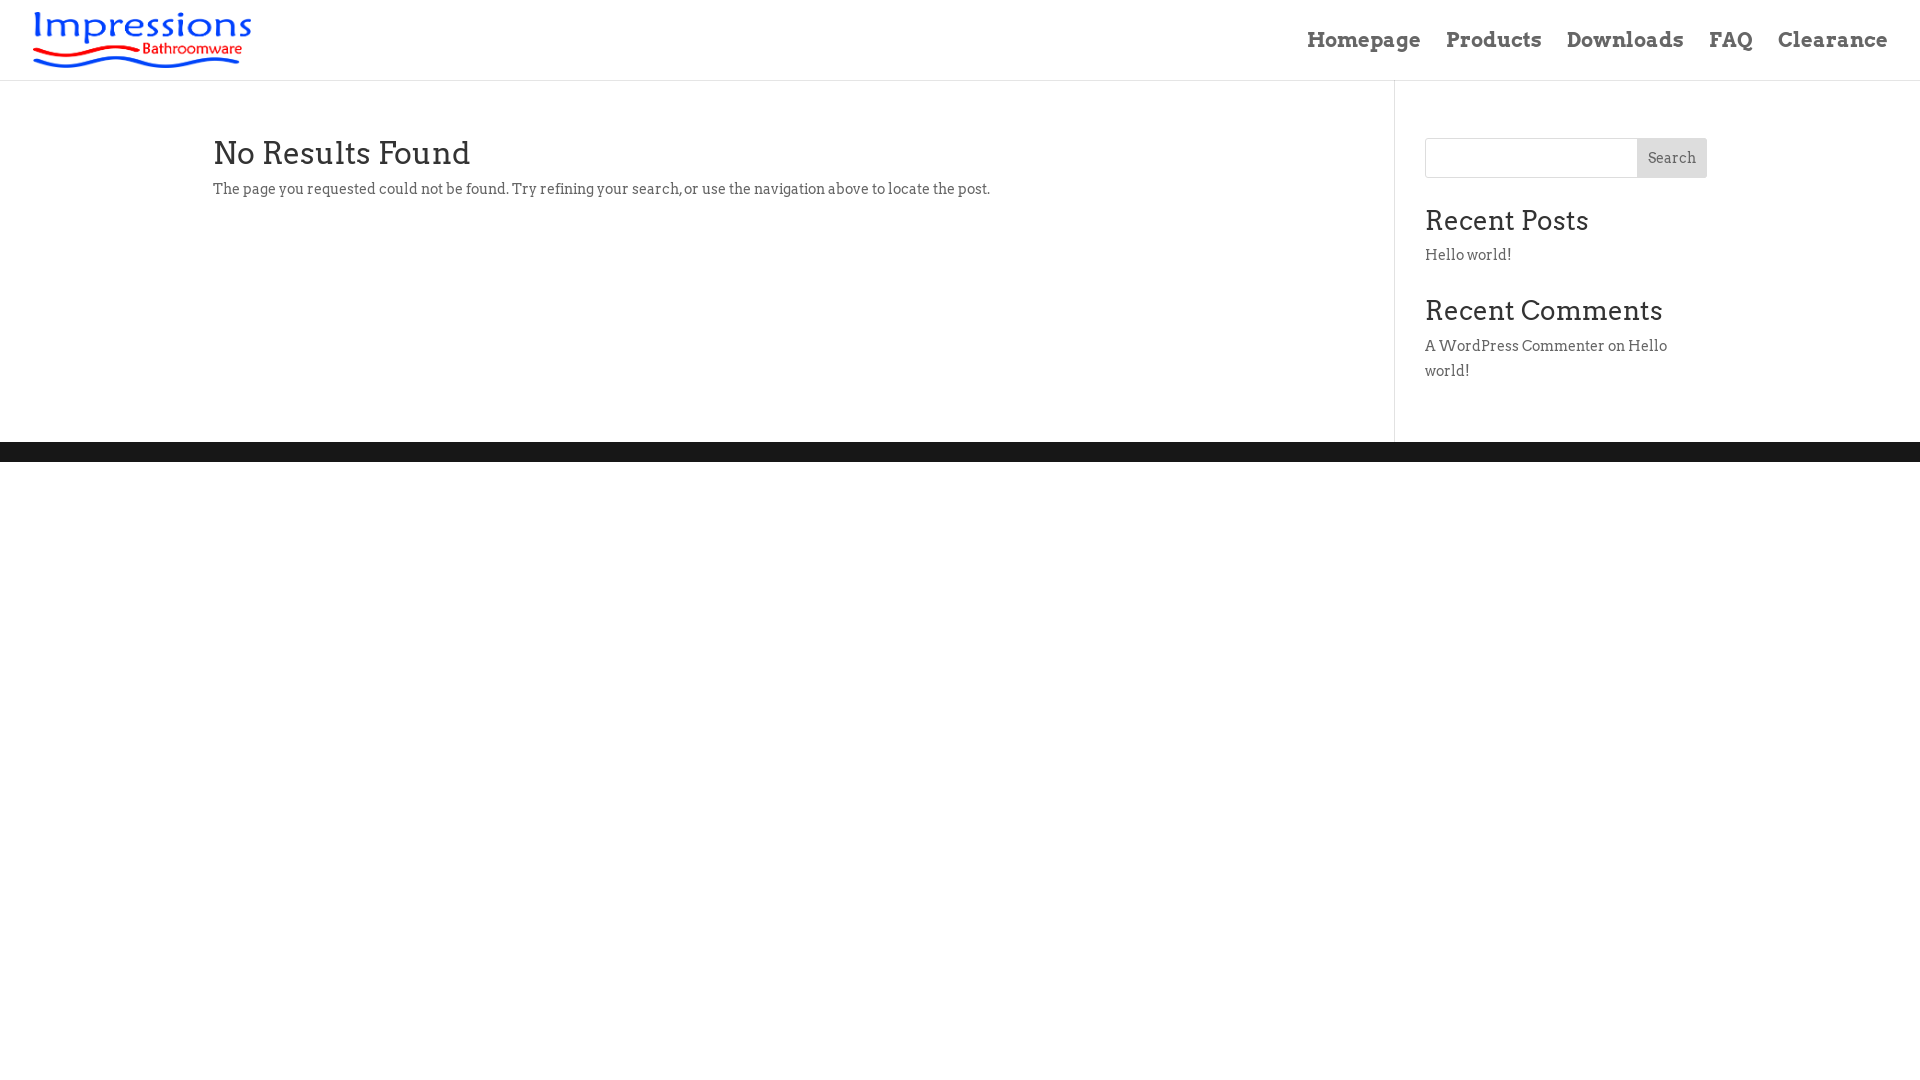  What do you see at coordinates (1362, 55) in the screenshot?
I see `'Homepage'` at bounding box center [1362, 55].